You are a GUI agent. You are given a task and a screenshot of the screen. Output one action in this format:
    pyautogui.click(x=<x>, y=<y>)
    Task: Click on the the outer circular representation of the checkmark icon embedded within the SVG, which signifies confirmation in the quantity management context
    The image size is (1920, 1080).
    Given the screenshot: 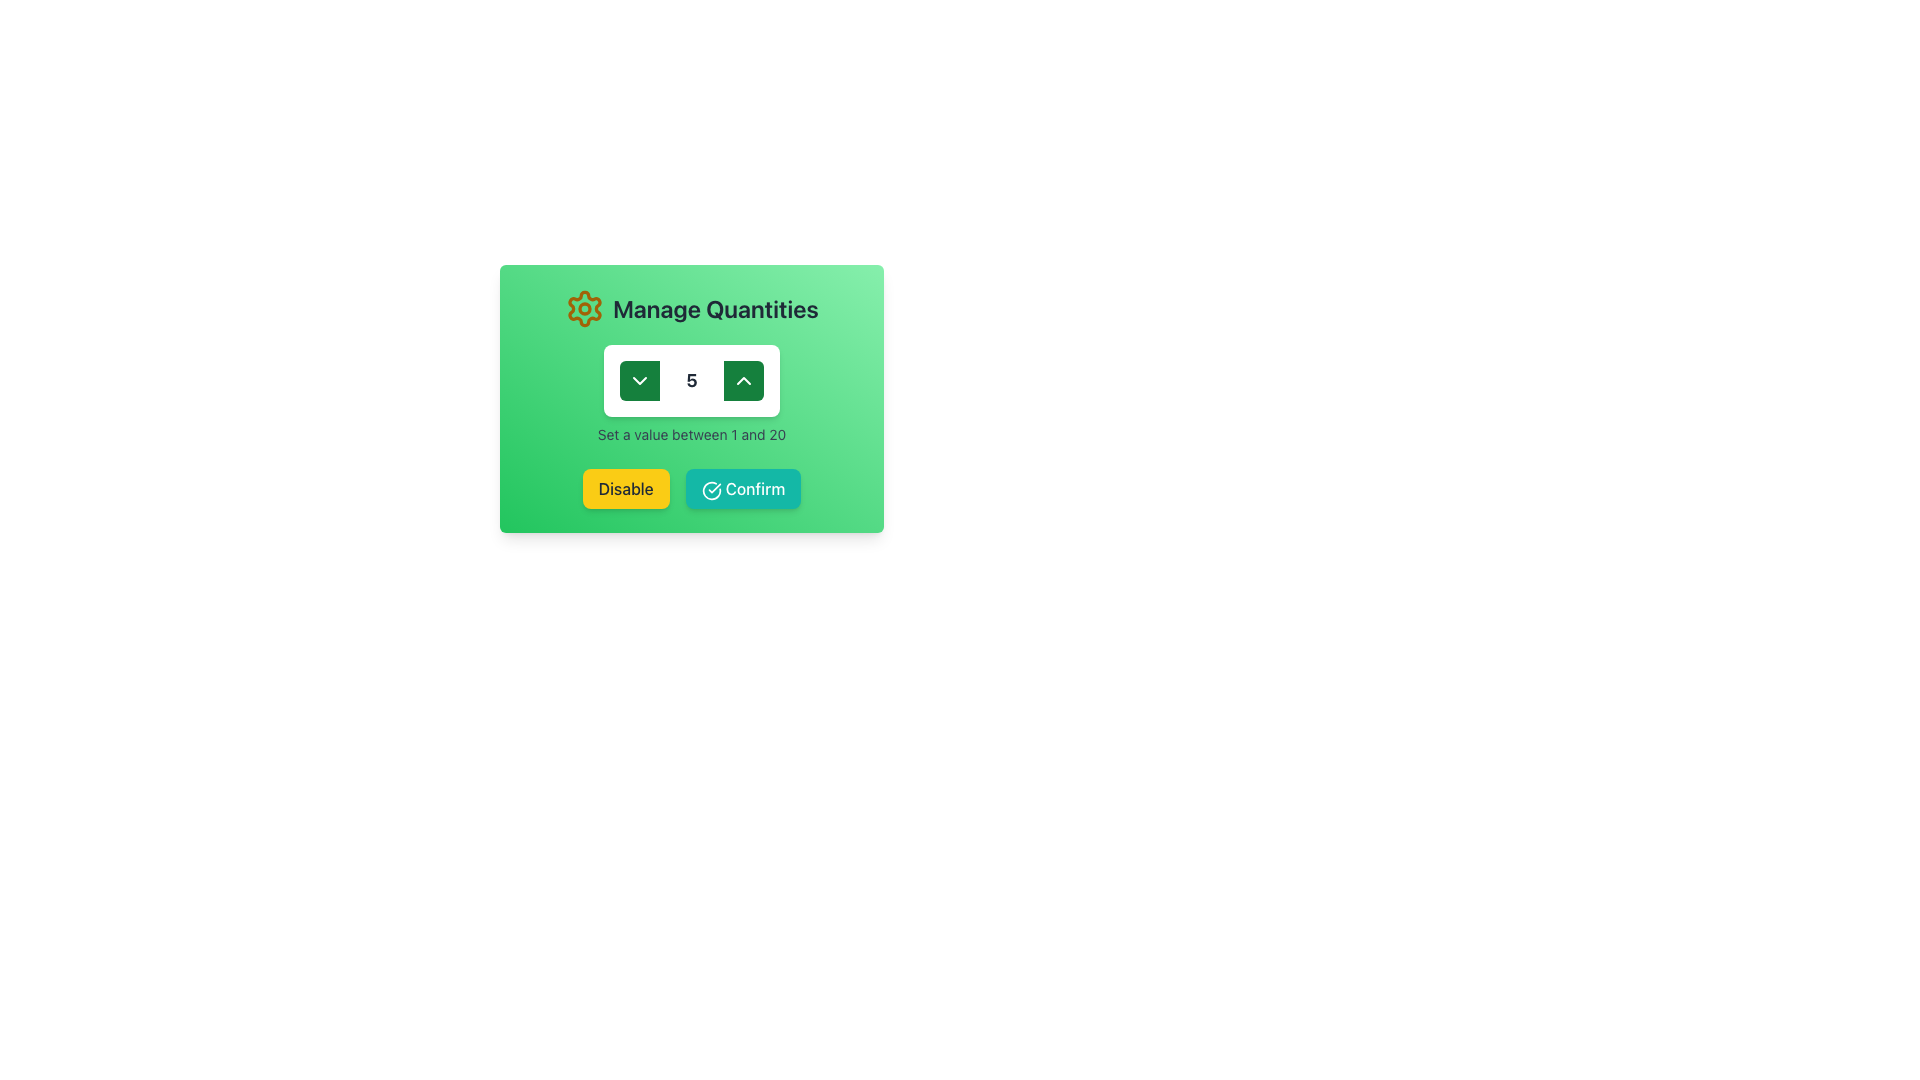 What is the action you would take?
    pyautogui.click(x=711, y=490)
    